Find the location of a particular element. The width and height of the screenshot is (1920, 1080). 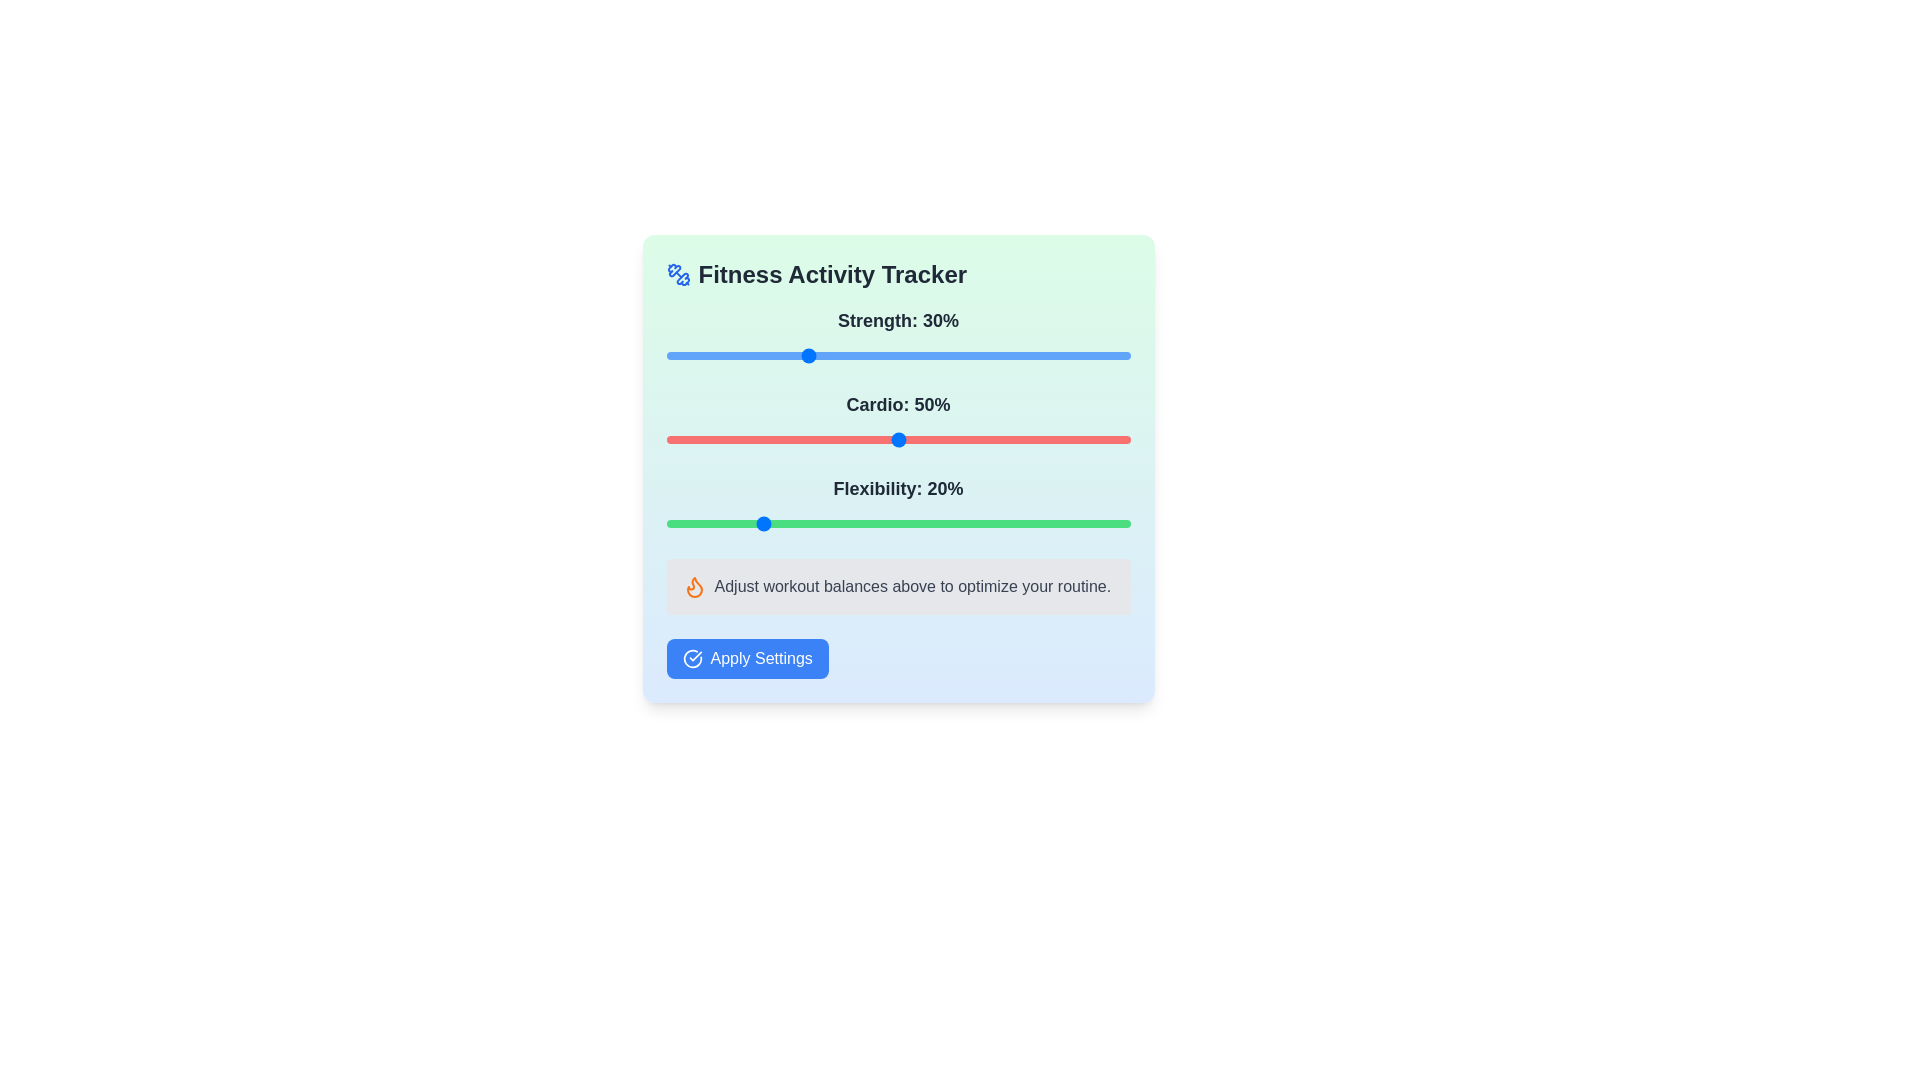

the Cardio slider is located at coordinates (986, 438).